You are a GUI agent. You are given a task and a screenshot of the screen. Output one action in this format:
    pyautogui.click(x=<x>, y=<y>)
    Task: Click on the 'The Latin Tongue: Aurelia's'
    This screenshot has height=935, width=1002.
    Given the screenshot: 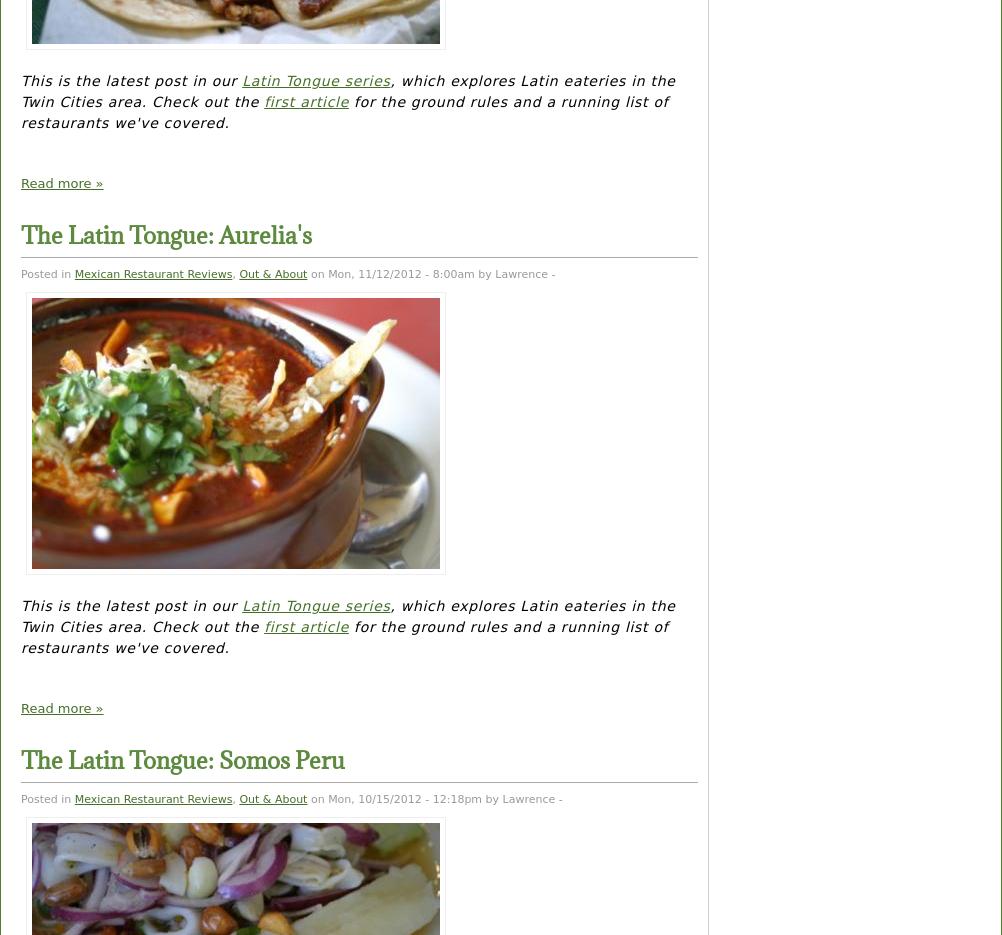 What is the action you would take?
    pyautogui.click(x=21, y=234)
    